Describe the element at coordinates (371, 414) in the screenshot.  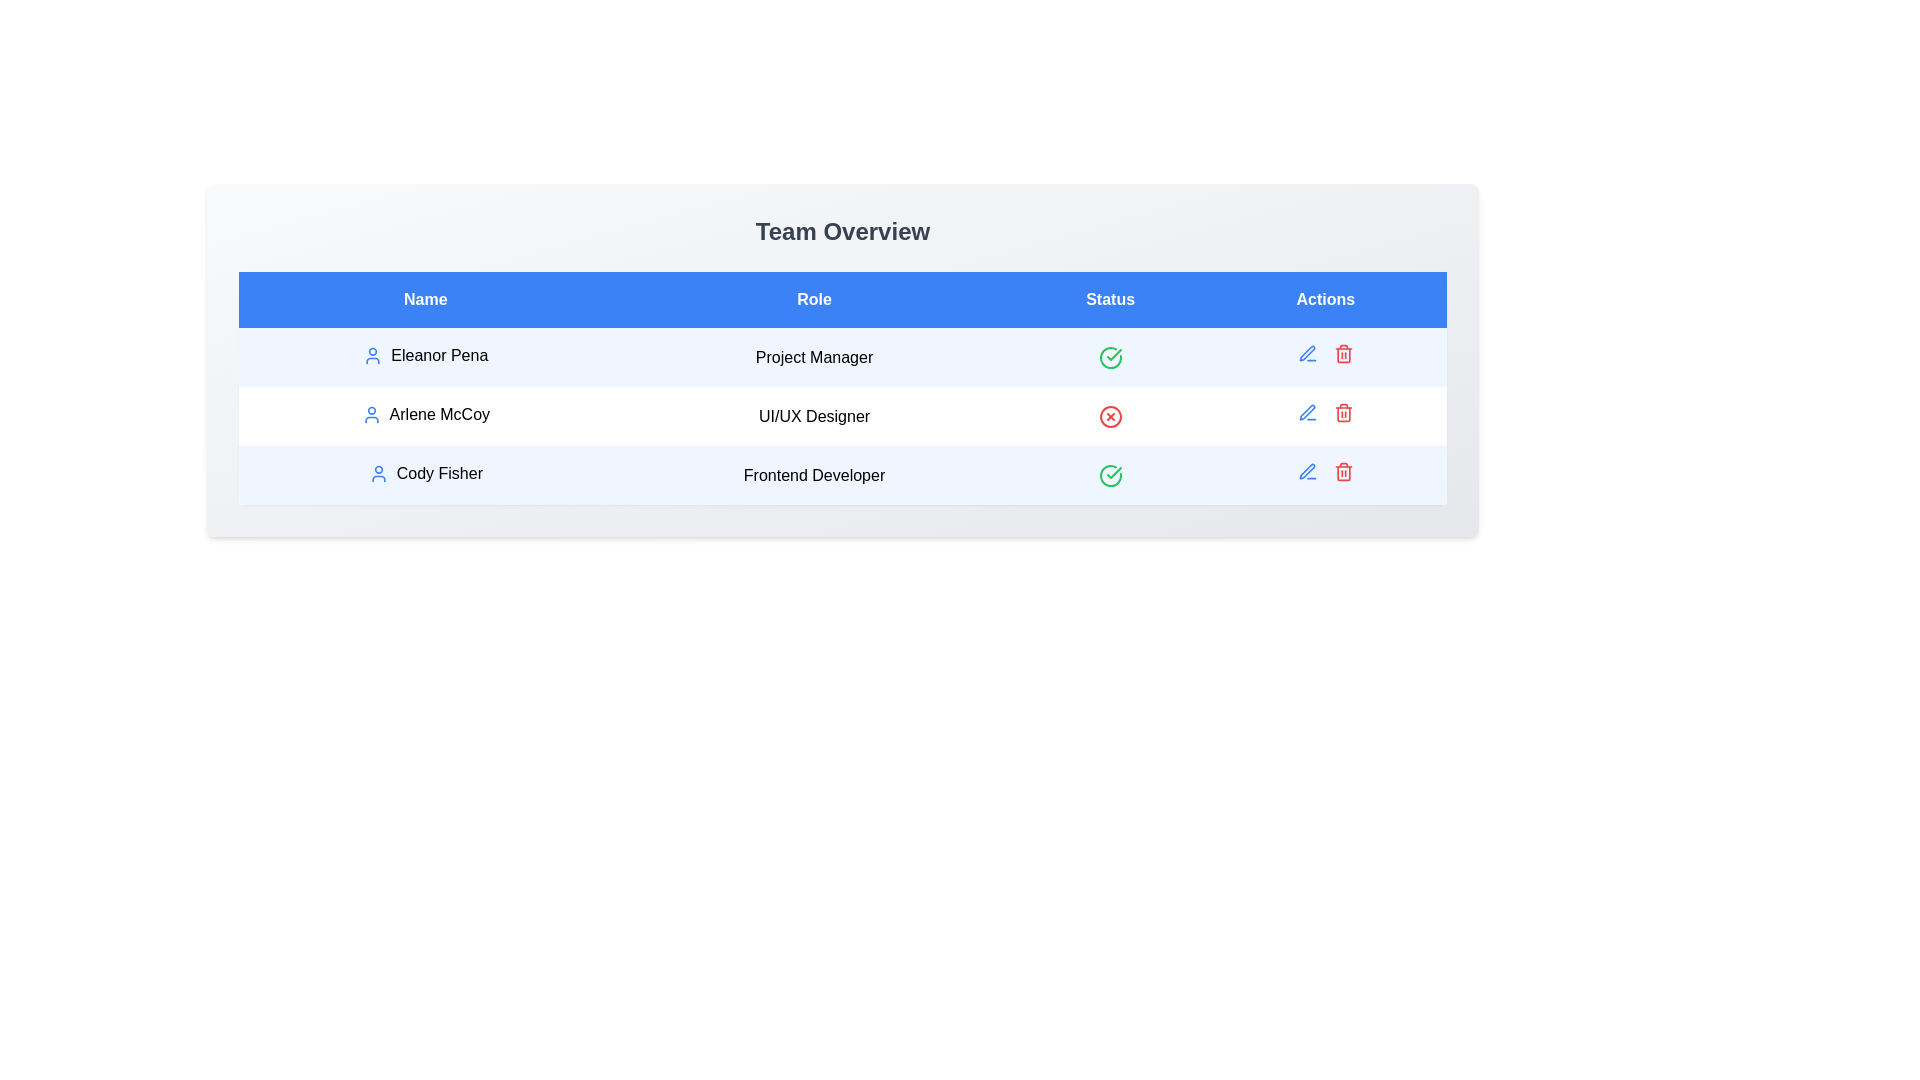
I see `the Profile icon, which is a circular icon with a blue outer stroke and a white background, located next to the name 'Arlene McCoy' in the second row of the table` at that location.